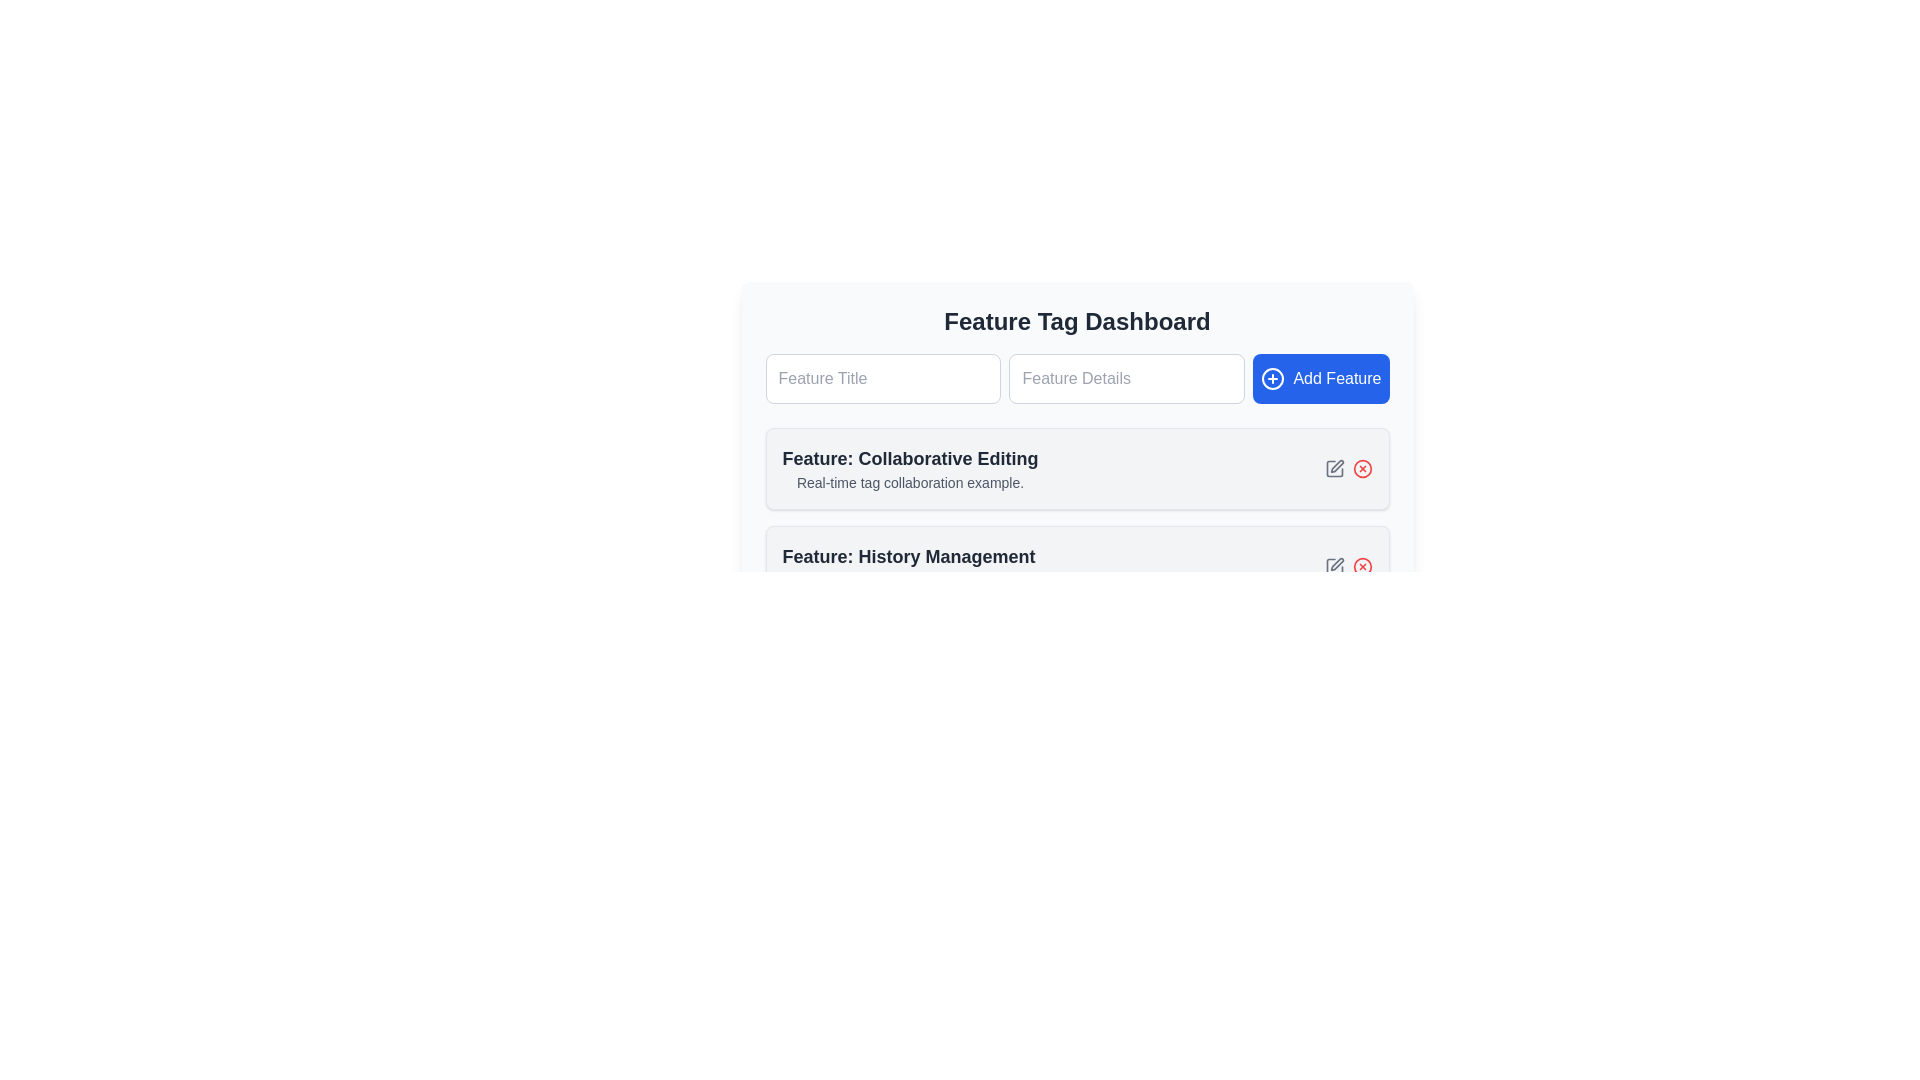 The height and width of the screenshot is (1080, 1920). What do you see at coordinates (909, 482) in the screenshot?
I see `the Text label that provides additional information related to the feature title 'Feature: Collaborative Editing', located below it` at bounding box center [909, 482].